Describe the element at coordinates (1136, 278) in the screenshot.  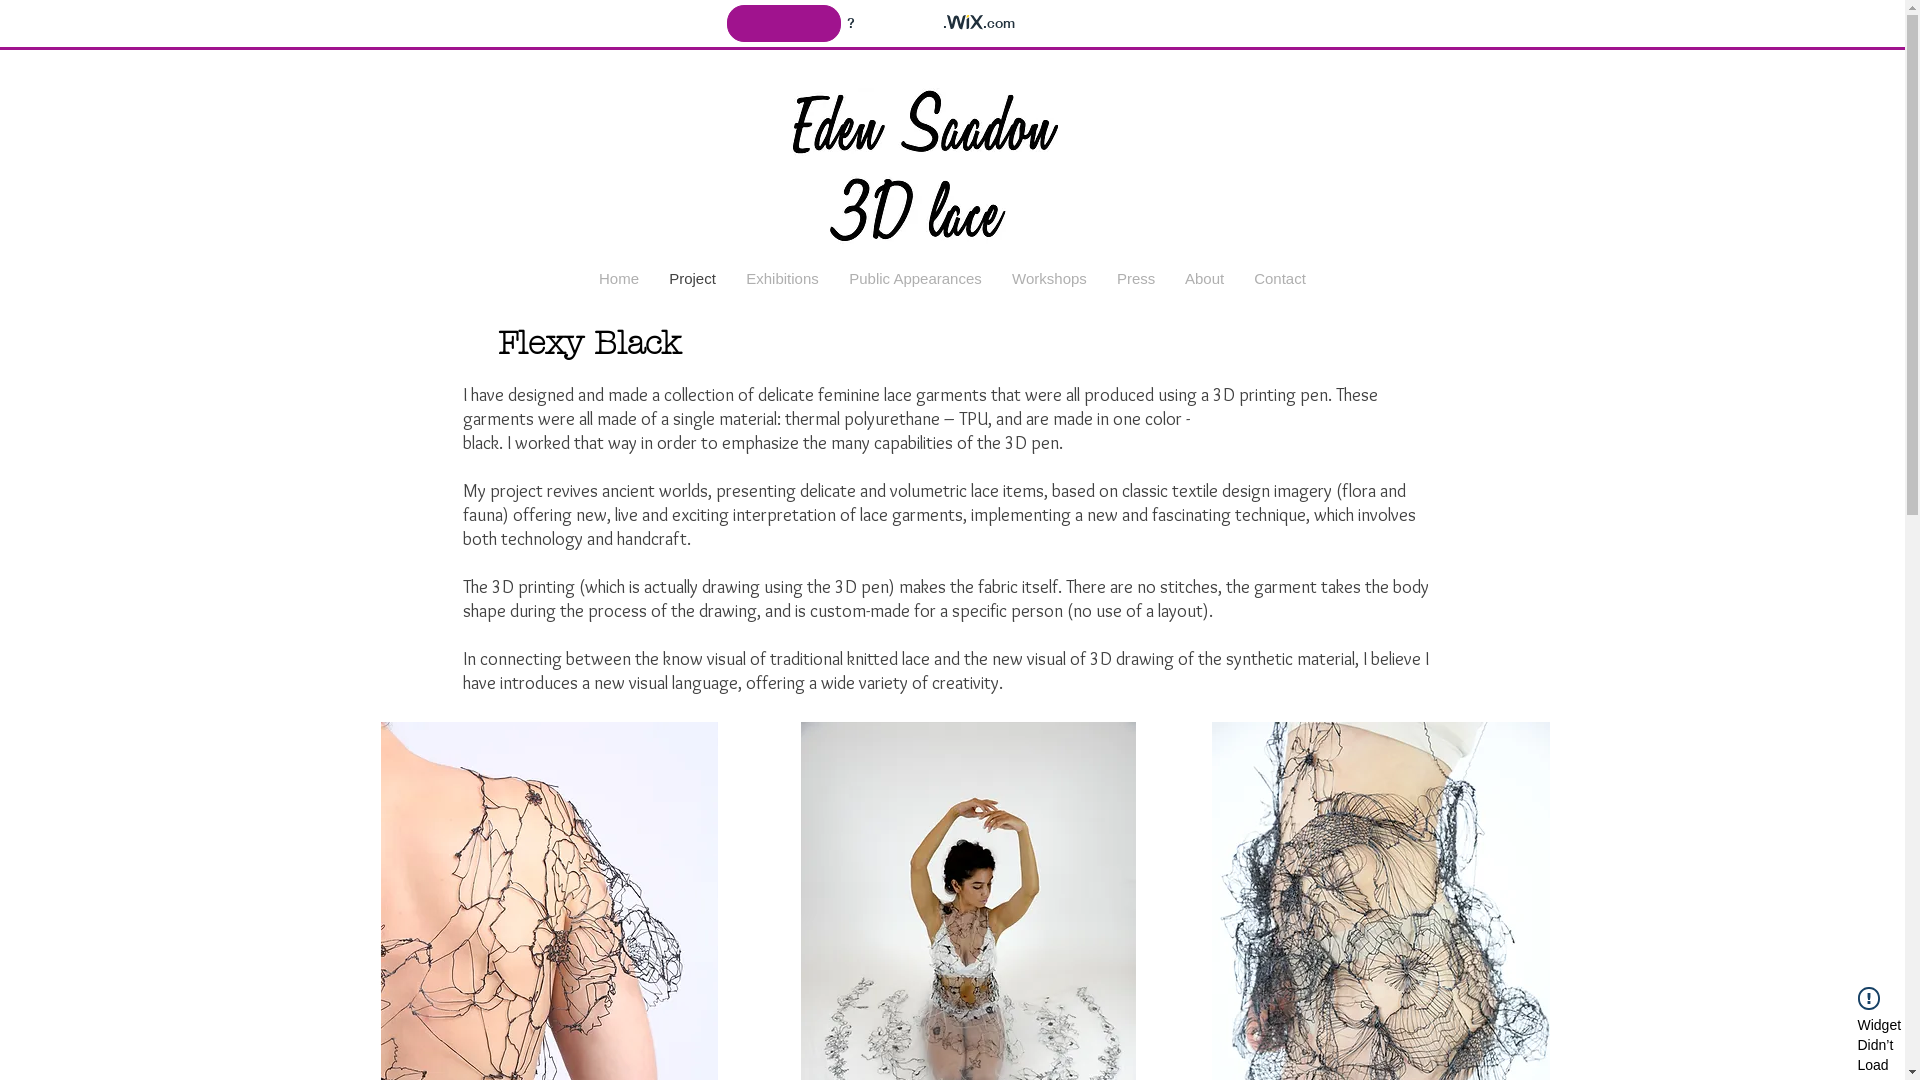
I see `'Press'` at that location.